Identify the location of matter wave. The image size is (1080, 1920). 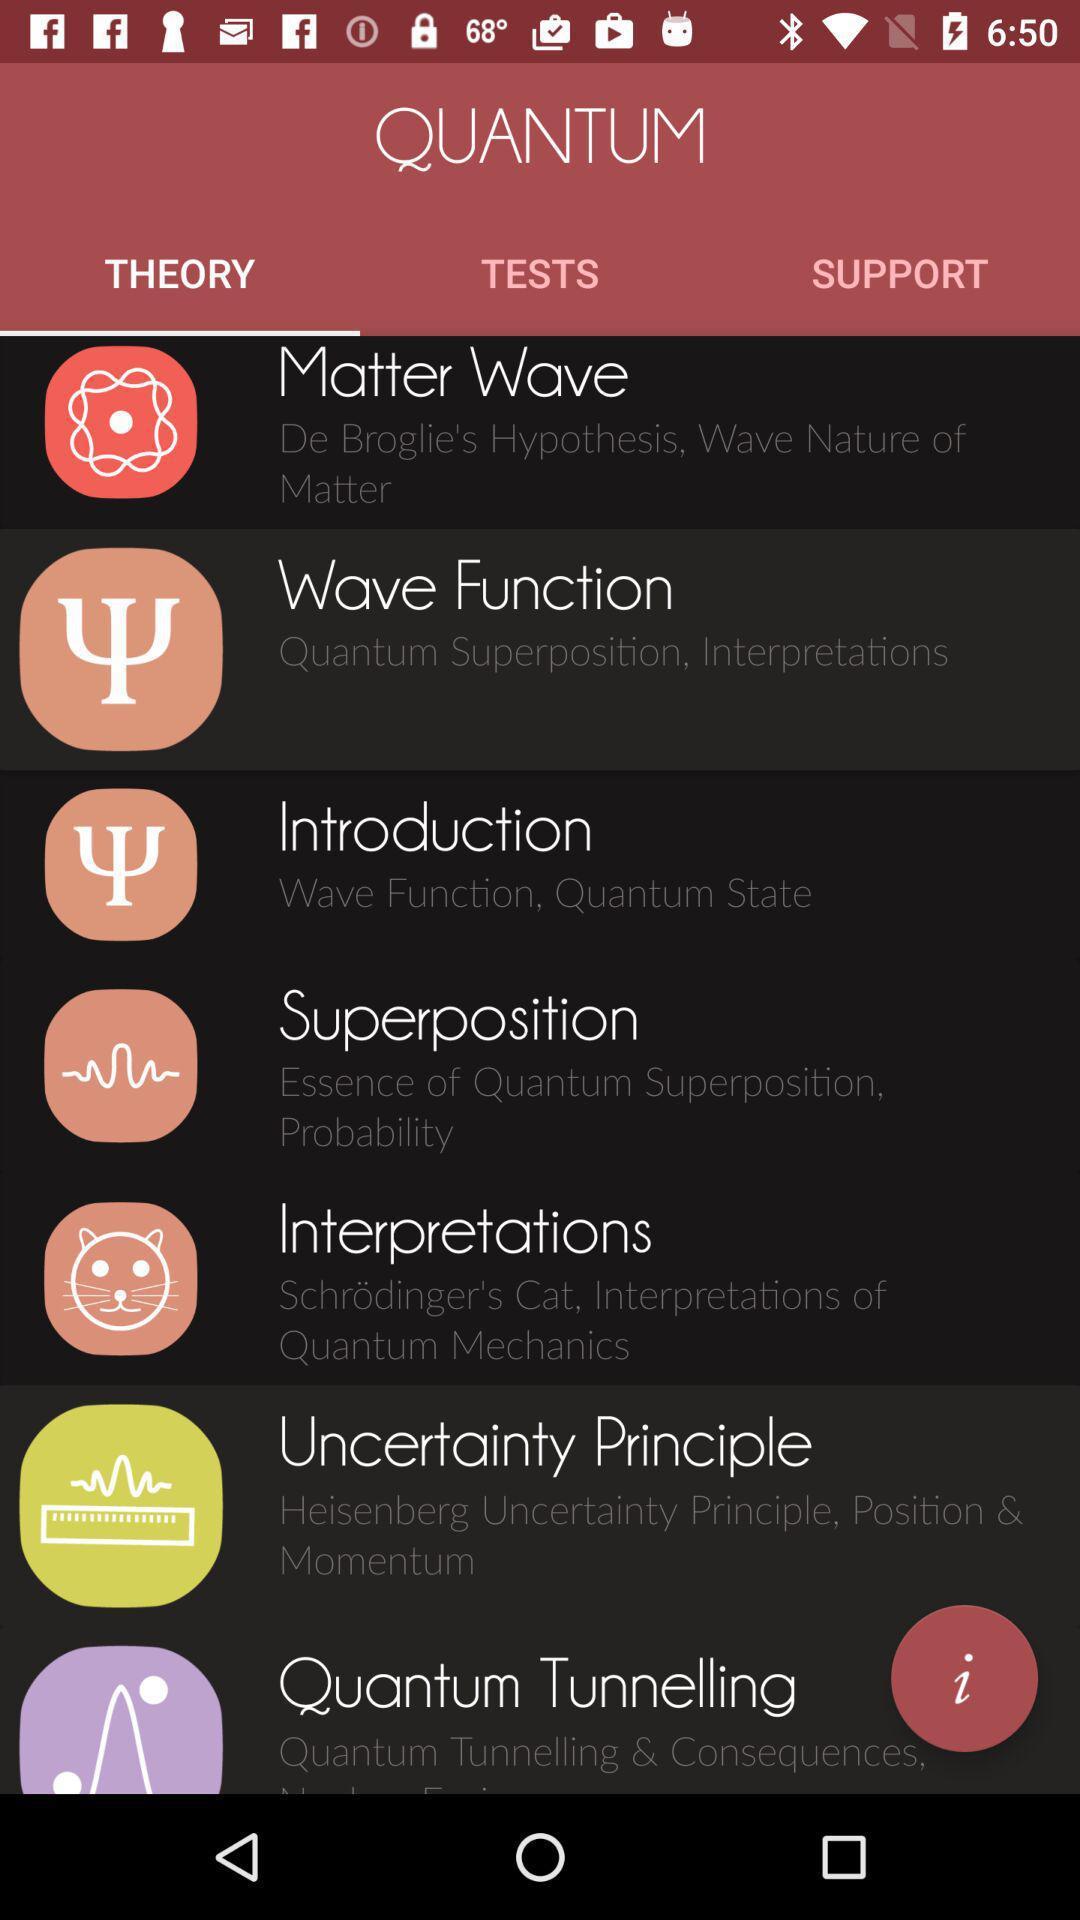
(120, 421).